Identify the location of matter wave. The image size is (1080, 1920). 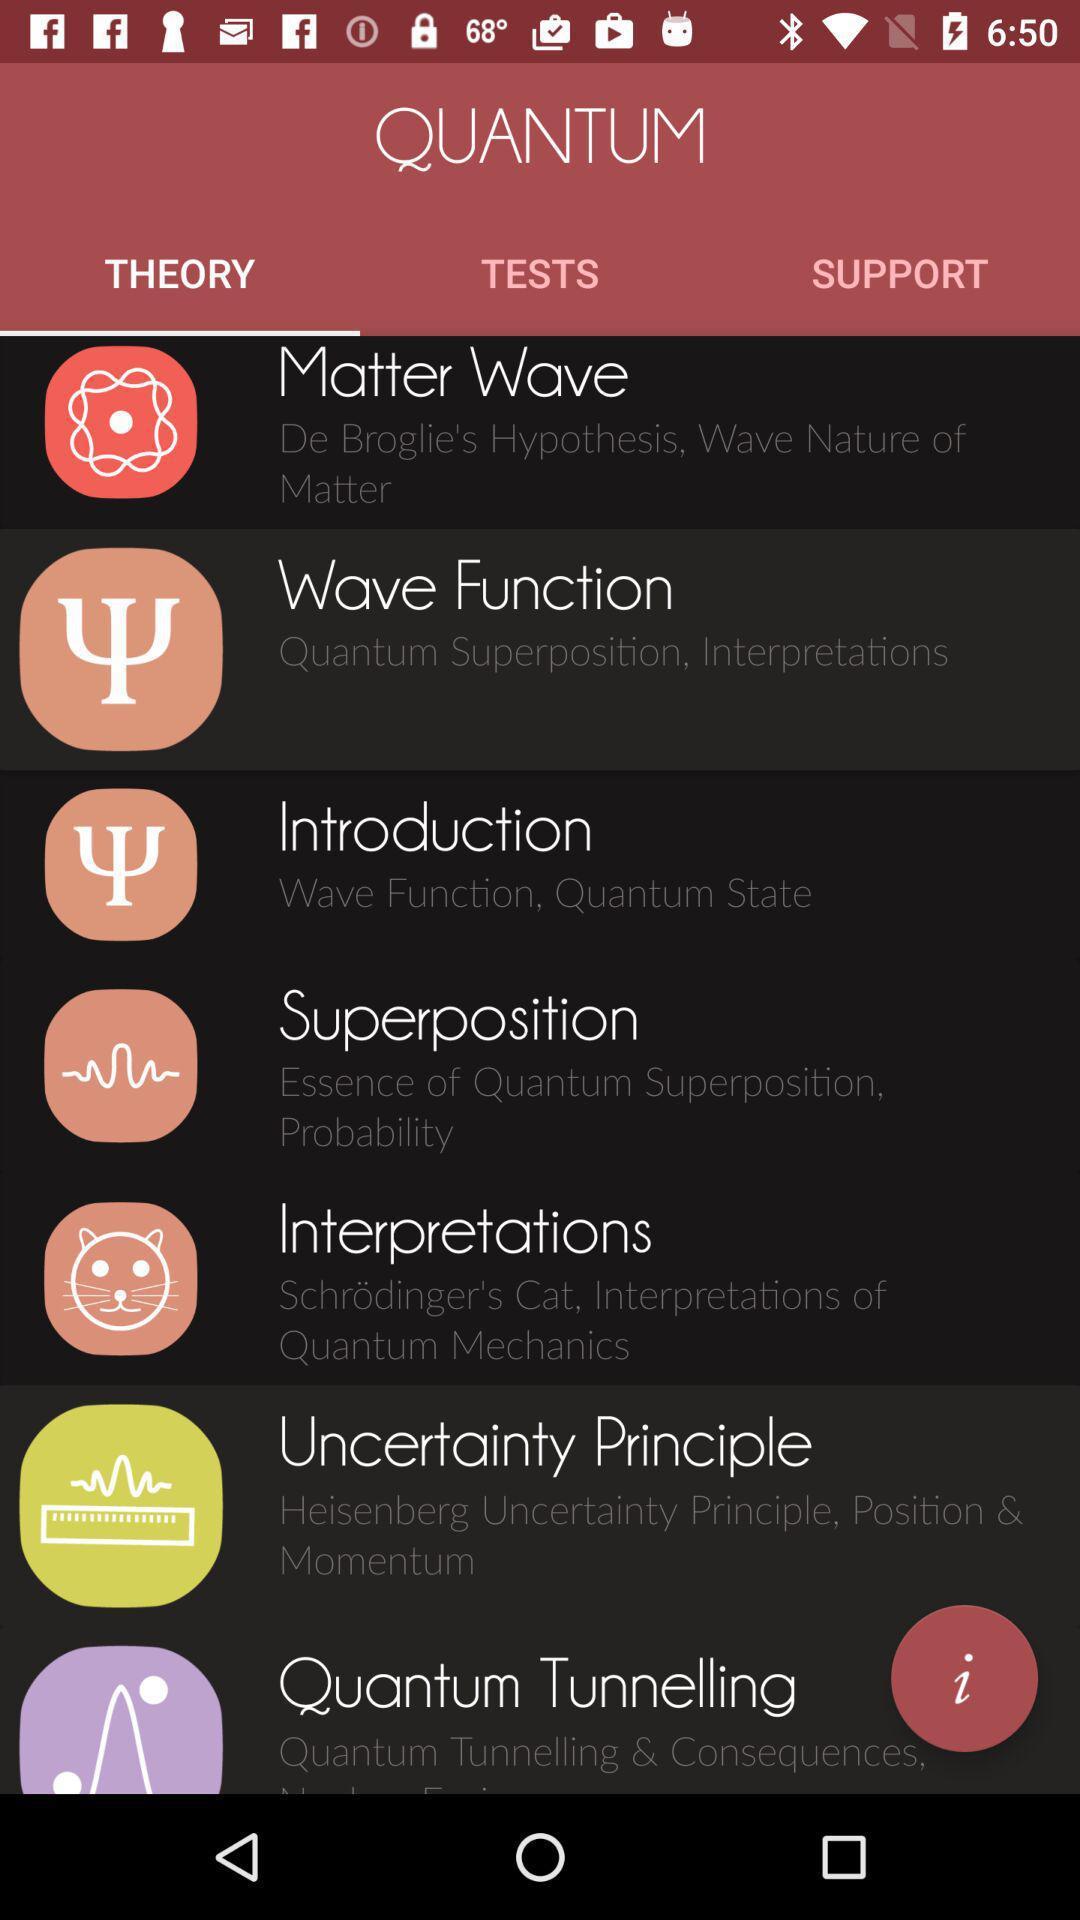
(120, 421).